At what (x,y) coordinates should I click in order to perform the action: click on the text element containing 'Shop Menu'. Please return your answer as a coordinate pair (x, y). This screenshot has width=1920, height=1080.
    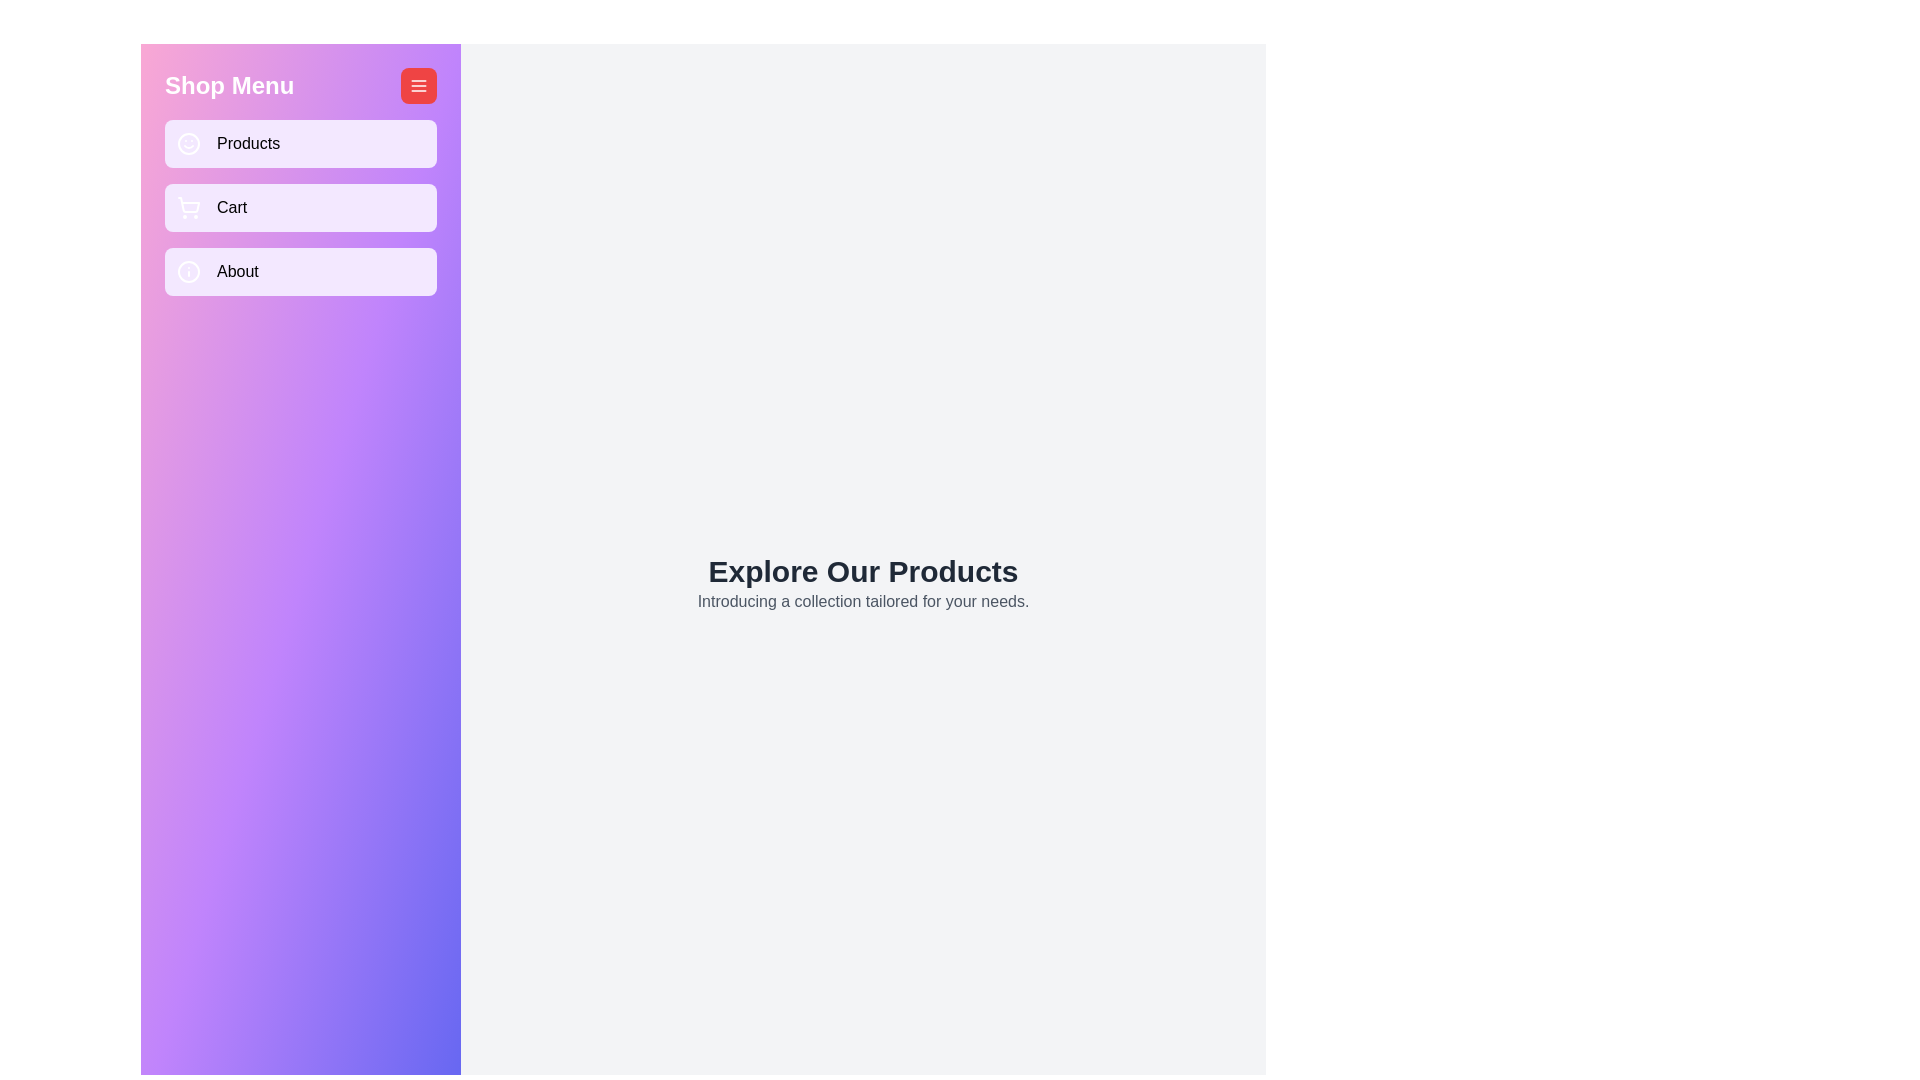
    Looking at the image, I should click on (229, 84).